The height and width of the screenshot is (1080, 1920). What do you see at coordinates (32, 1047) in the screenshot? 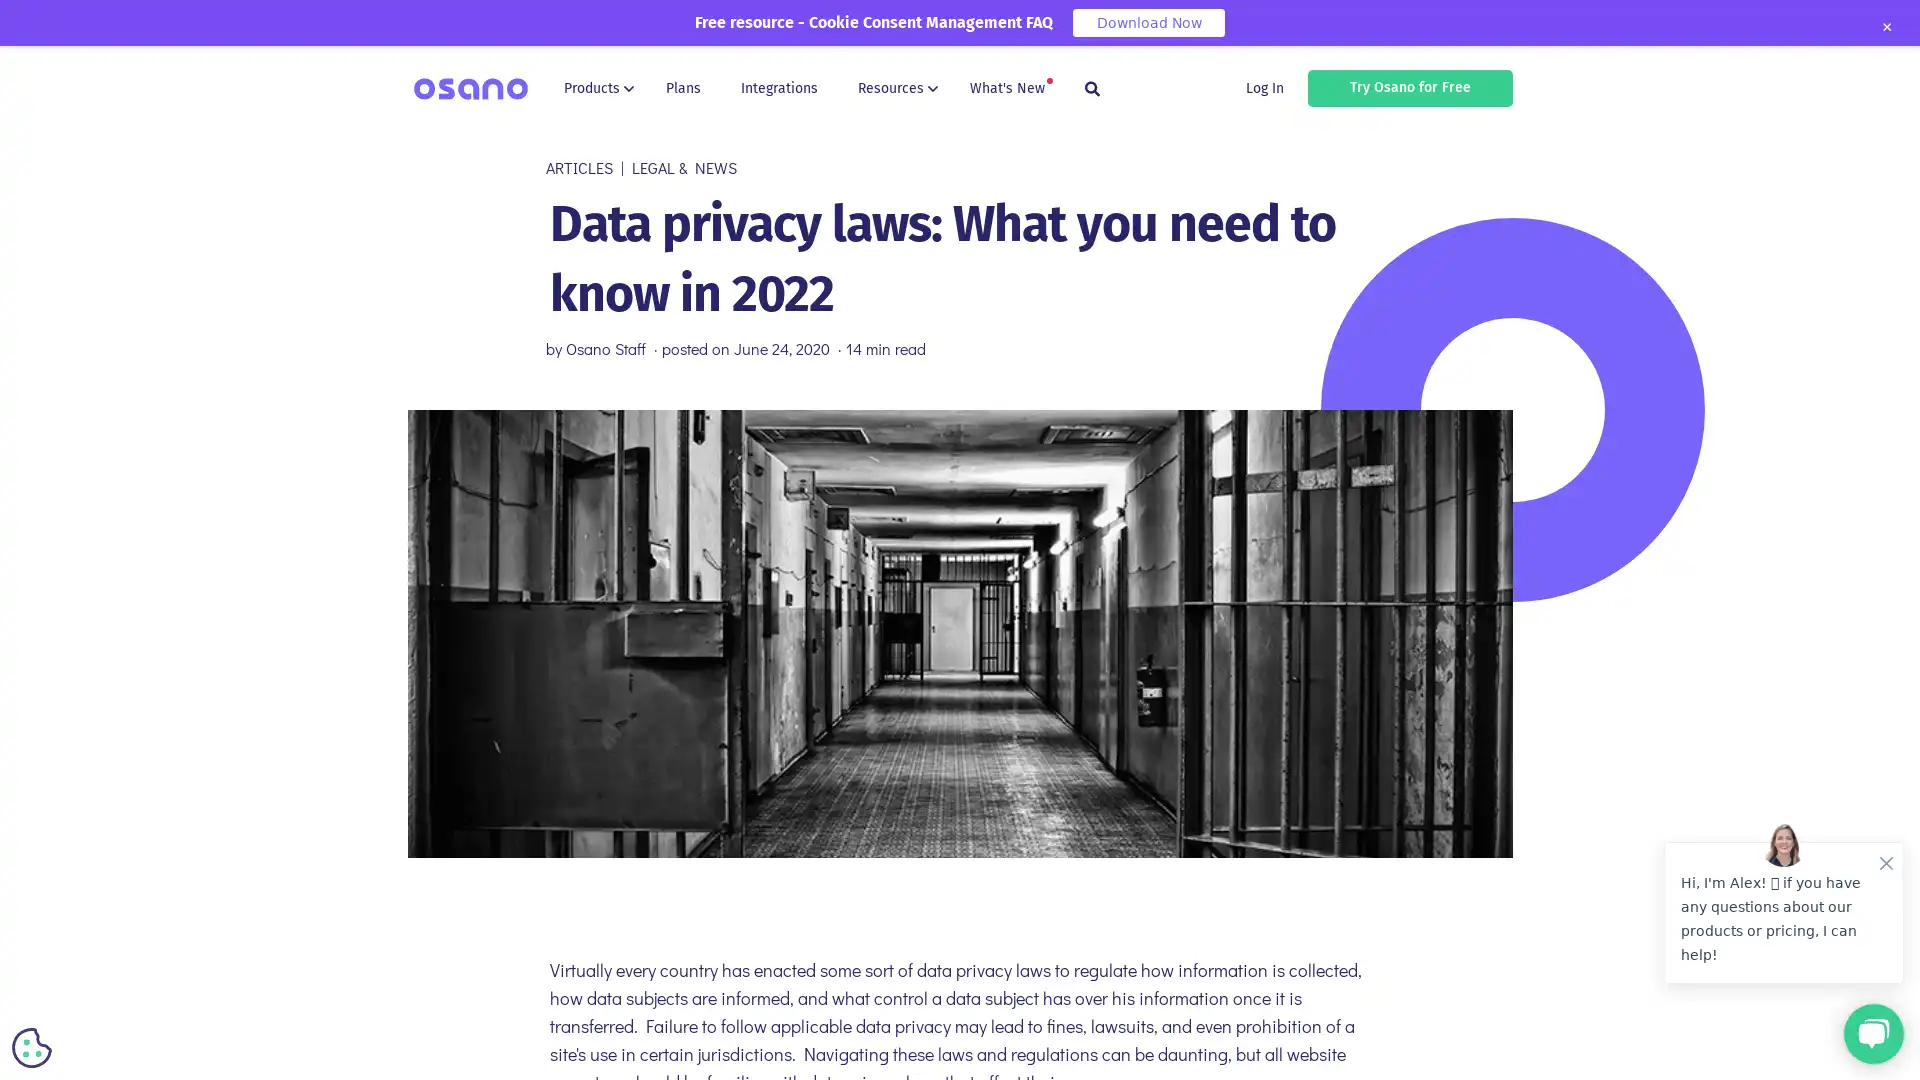
I see `Cookie Preferences` at bounding box center [32, 1047].